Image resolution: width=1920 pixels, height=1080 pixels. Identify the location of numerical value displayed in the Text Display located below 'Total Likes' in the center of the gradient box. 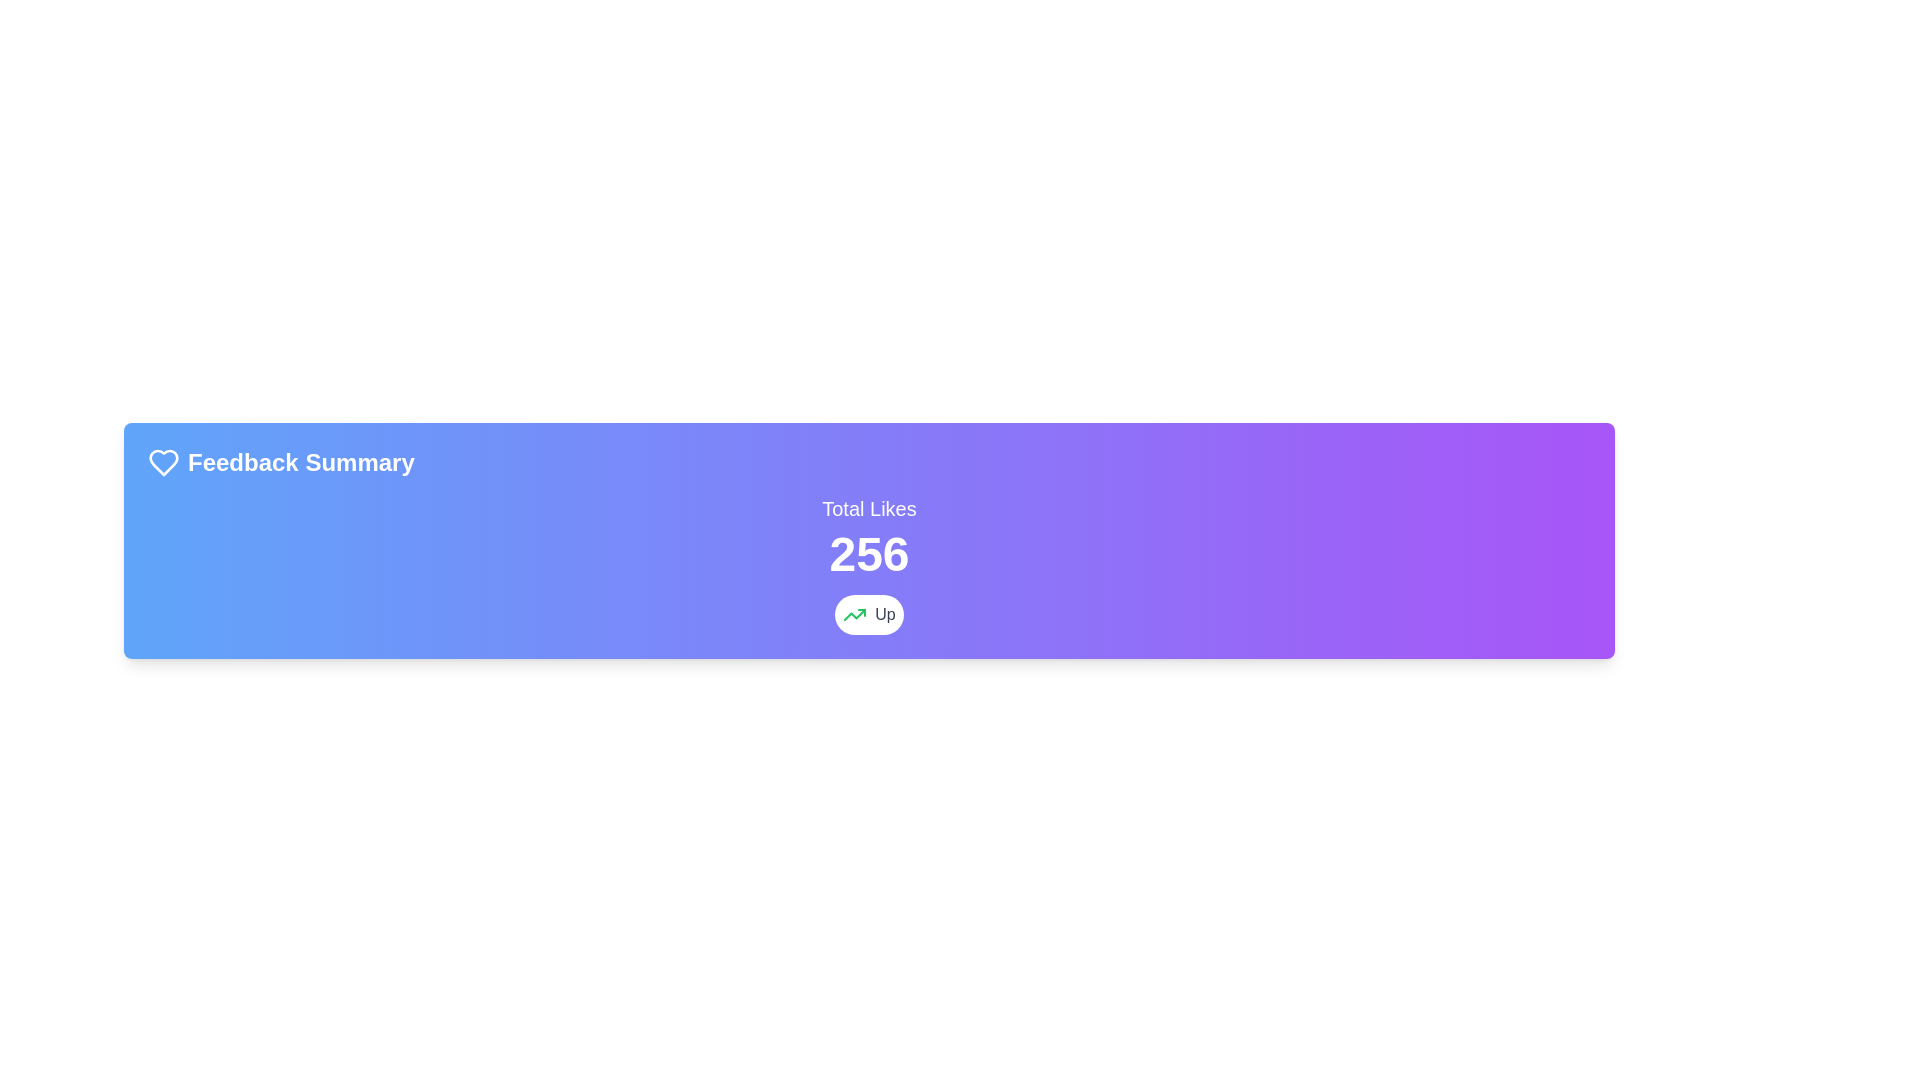
(869, 555).